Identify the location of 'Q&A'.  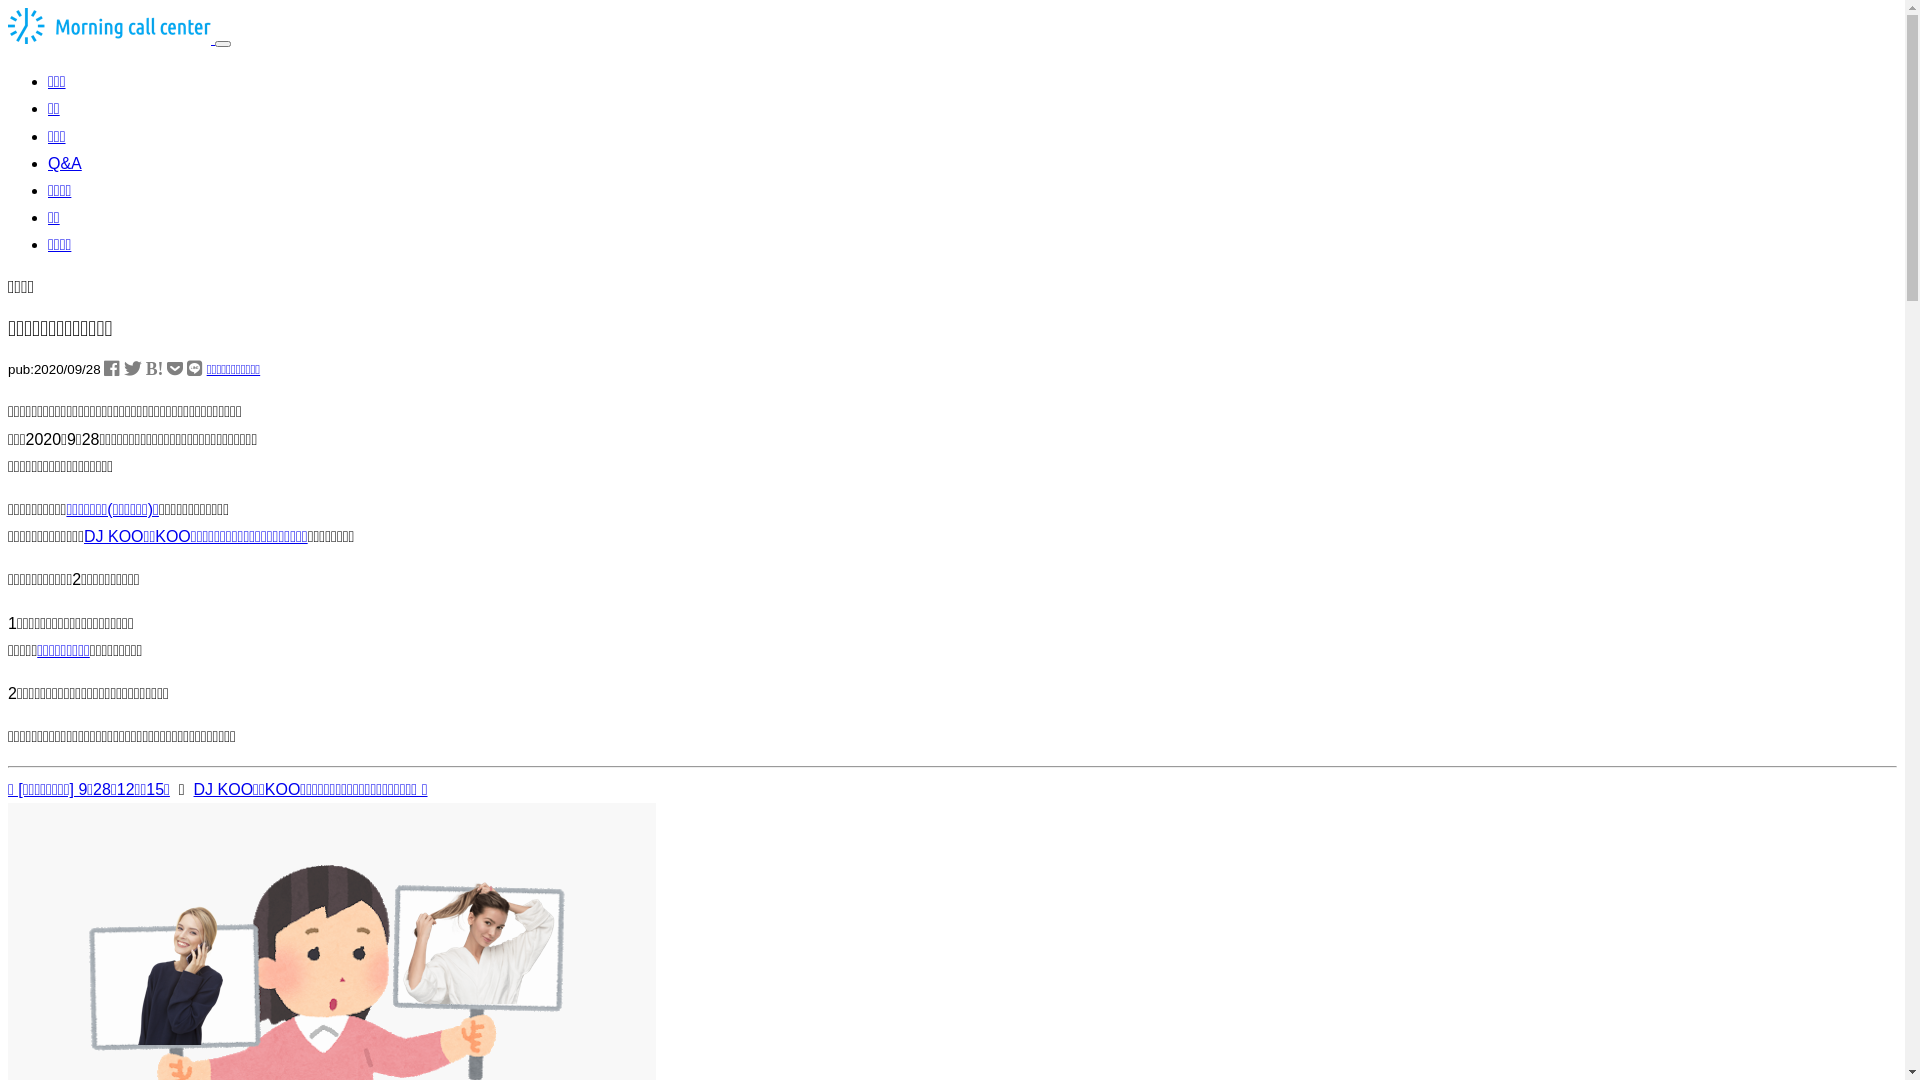
(65, 162).